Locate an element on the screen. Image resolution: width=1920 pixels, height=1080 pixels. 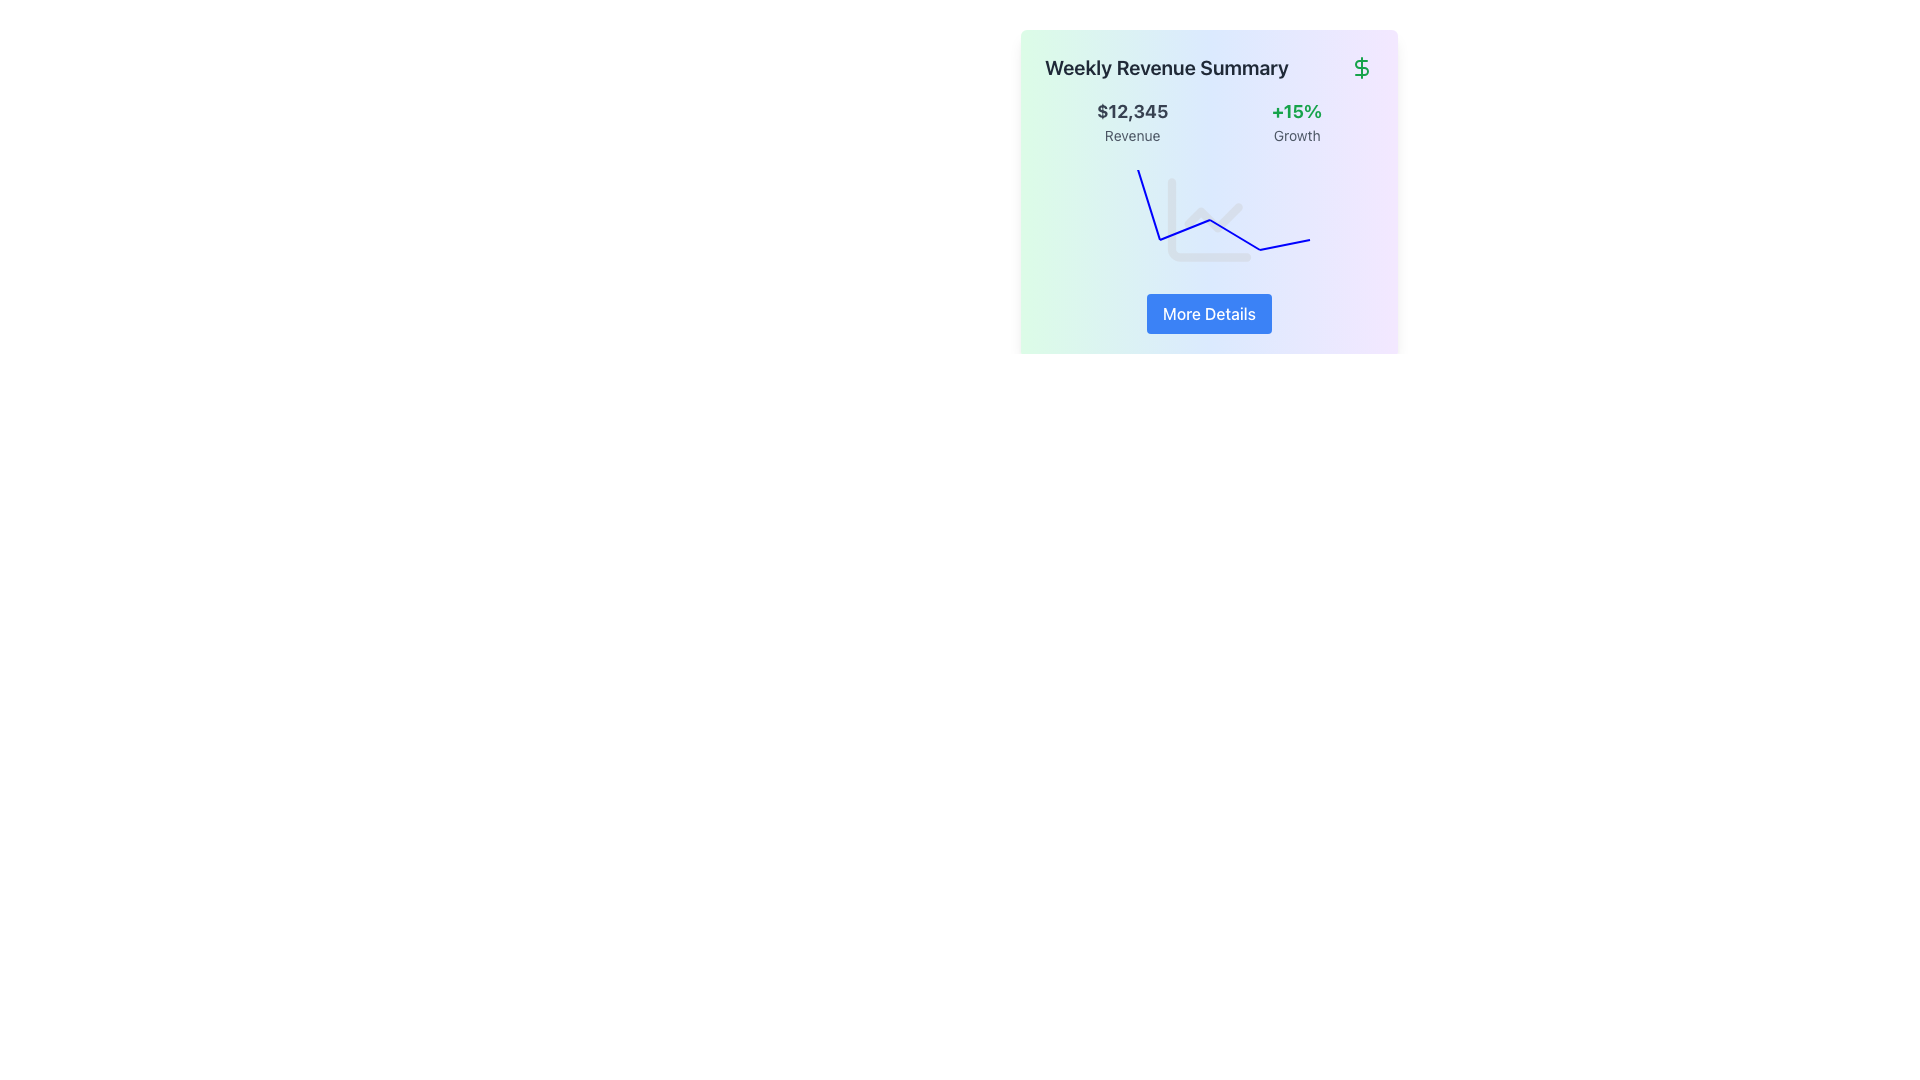
the Informational Display Component that shows the current revenue and growth percentage, located below the 'Weekly Revenue Summary' title is located at coordinates (1208, 122).